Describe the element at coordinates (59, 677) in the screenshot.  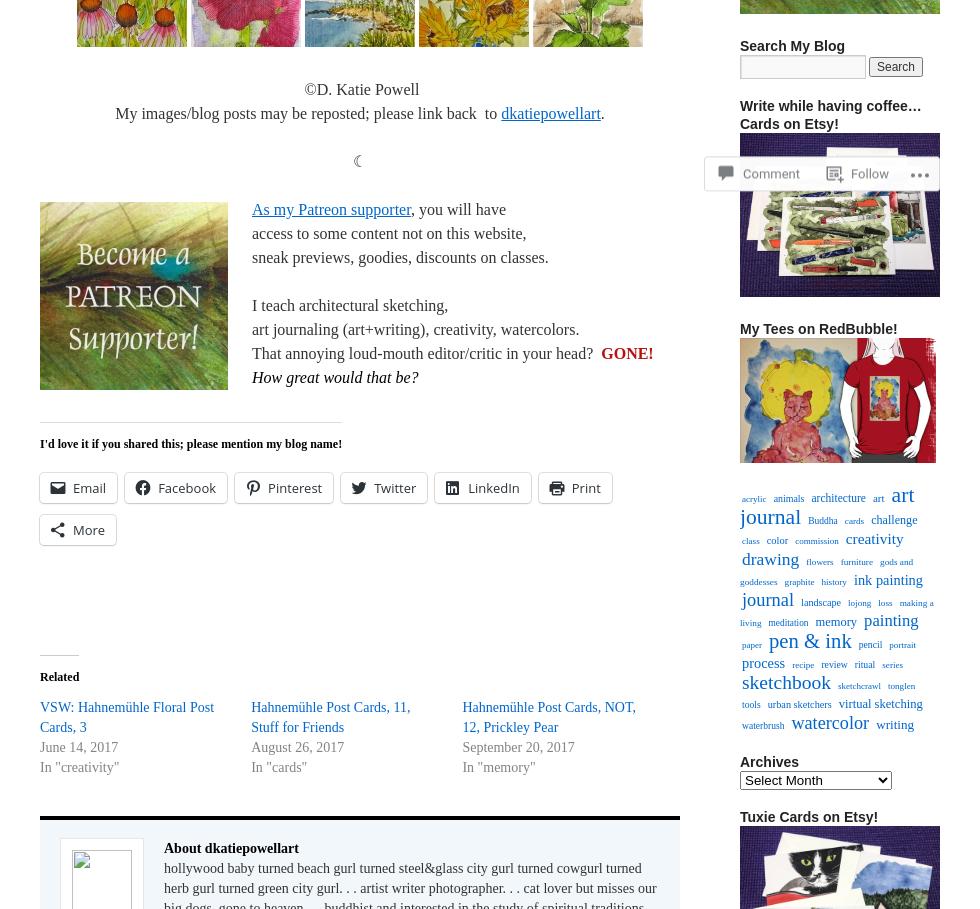
I see `'Related'` at that location.